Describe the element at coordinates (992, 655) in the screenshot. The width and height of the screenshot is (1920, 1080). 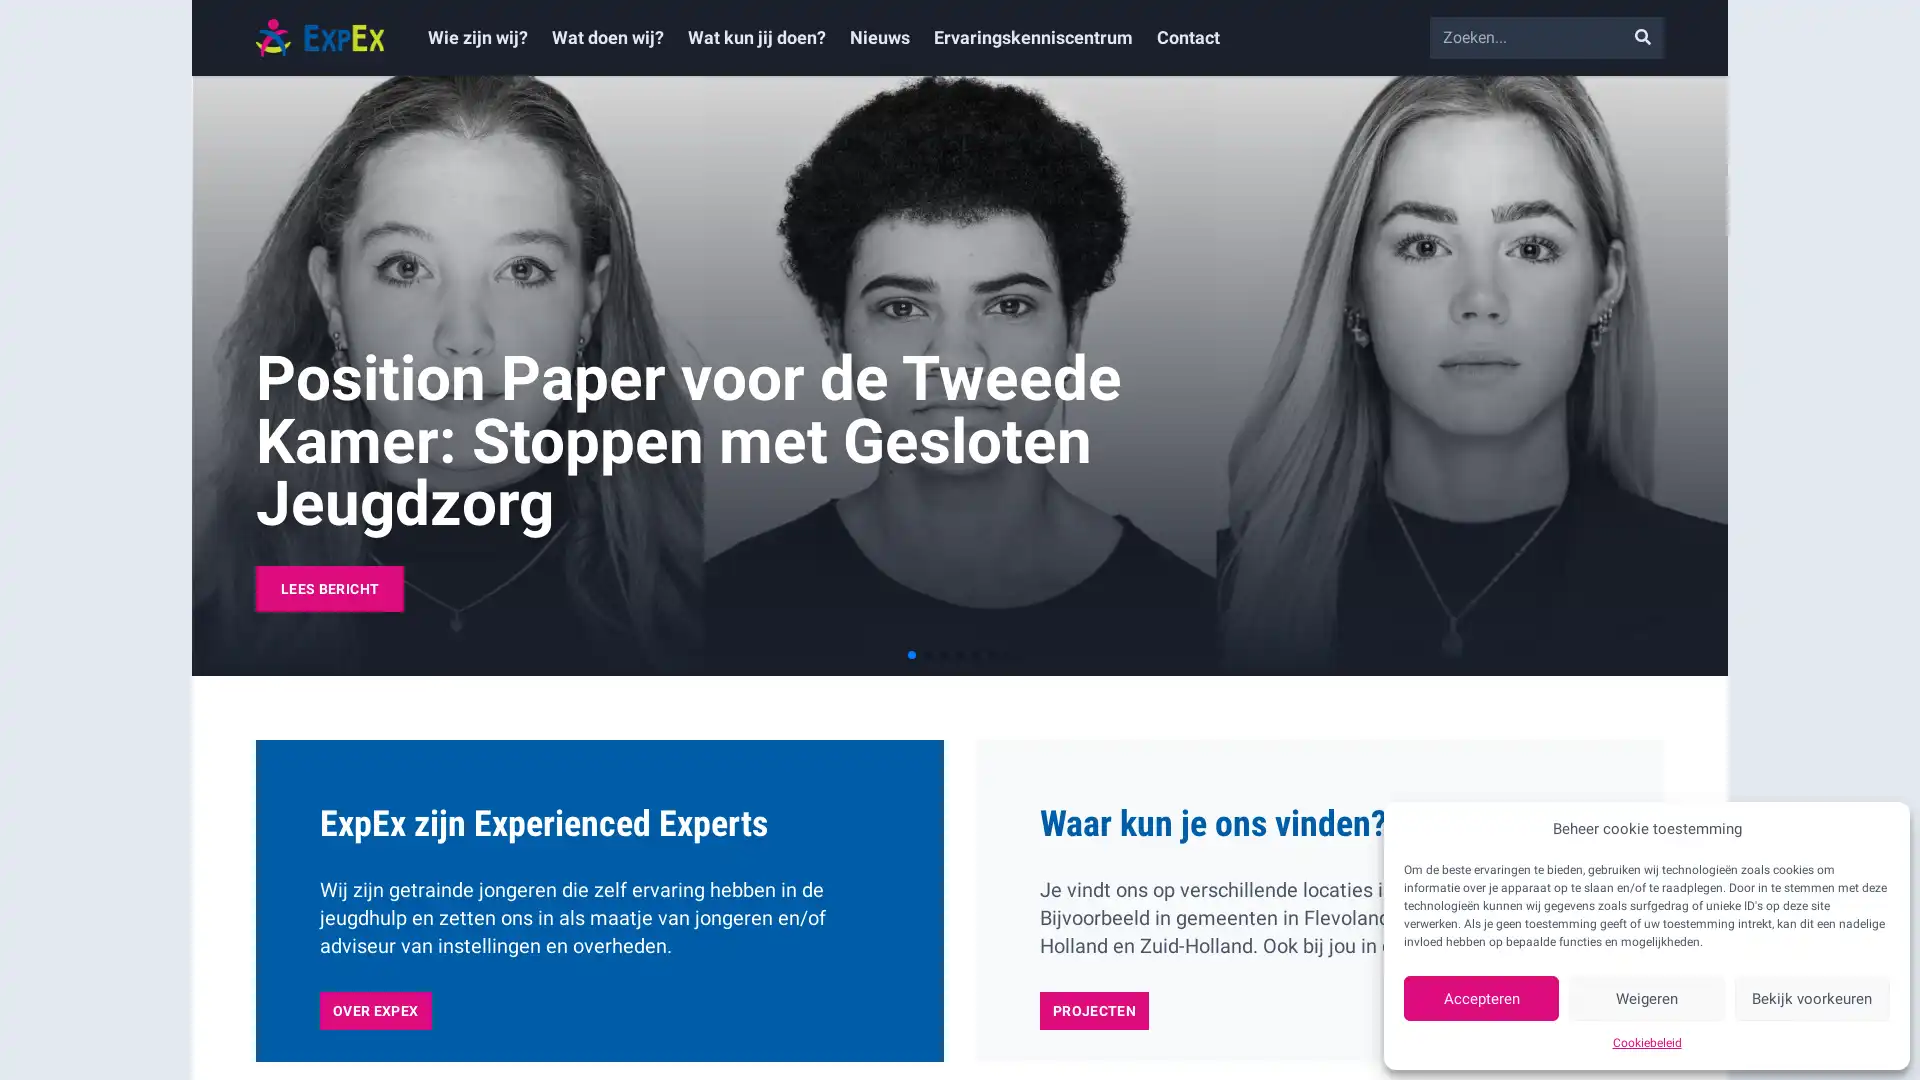
I see `Go to slide 6` at that location.